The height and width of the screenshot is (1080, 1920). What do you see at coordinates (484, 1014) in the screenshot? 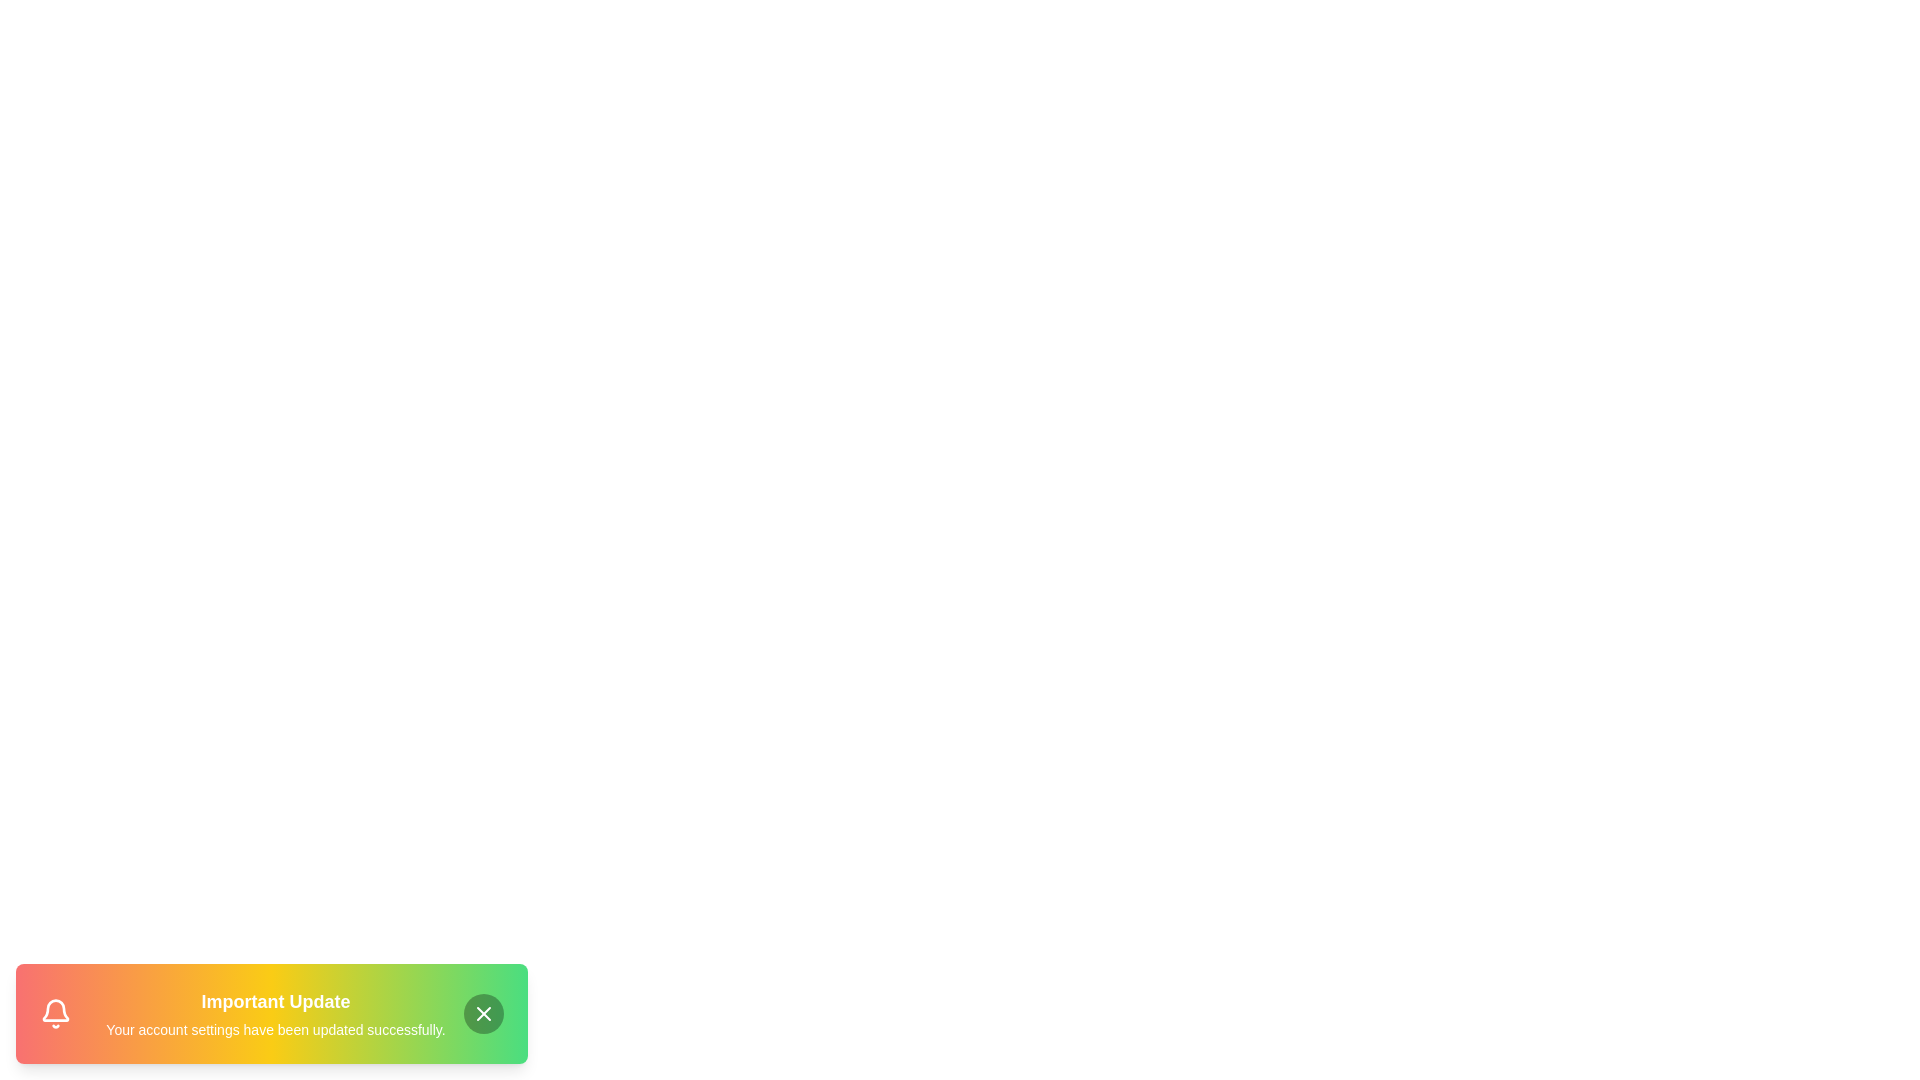
I see `the close button to dismiss the notification` at bounding box center [484, 1014].